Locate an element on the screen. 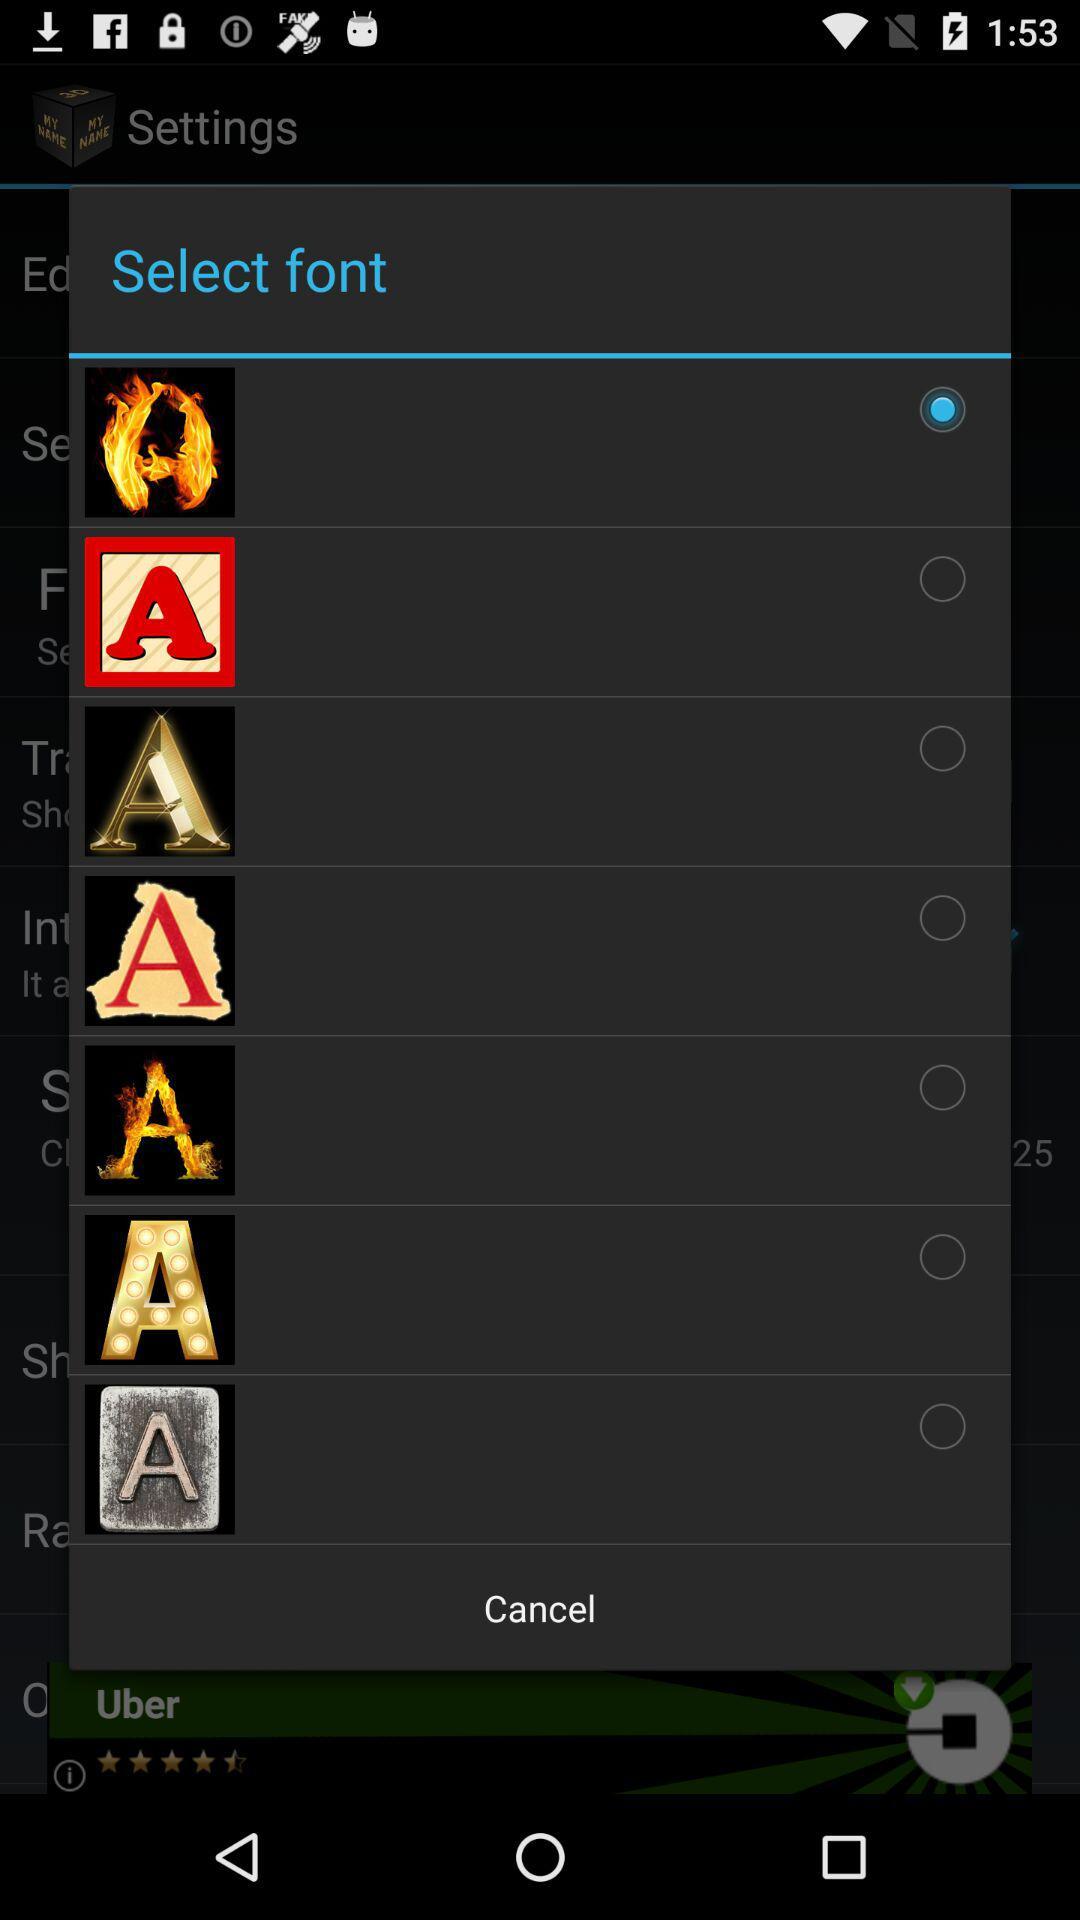  button at the bottom is located at coordinates (540, 1608).